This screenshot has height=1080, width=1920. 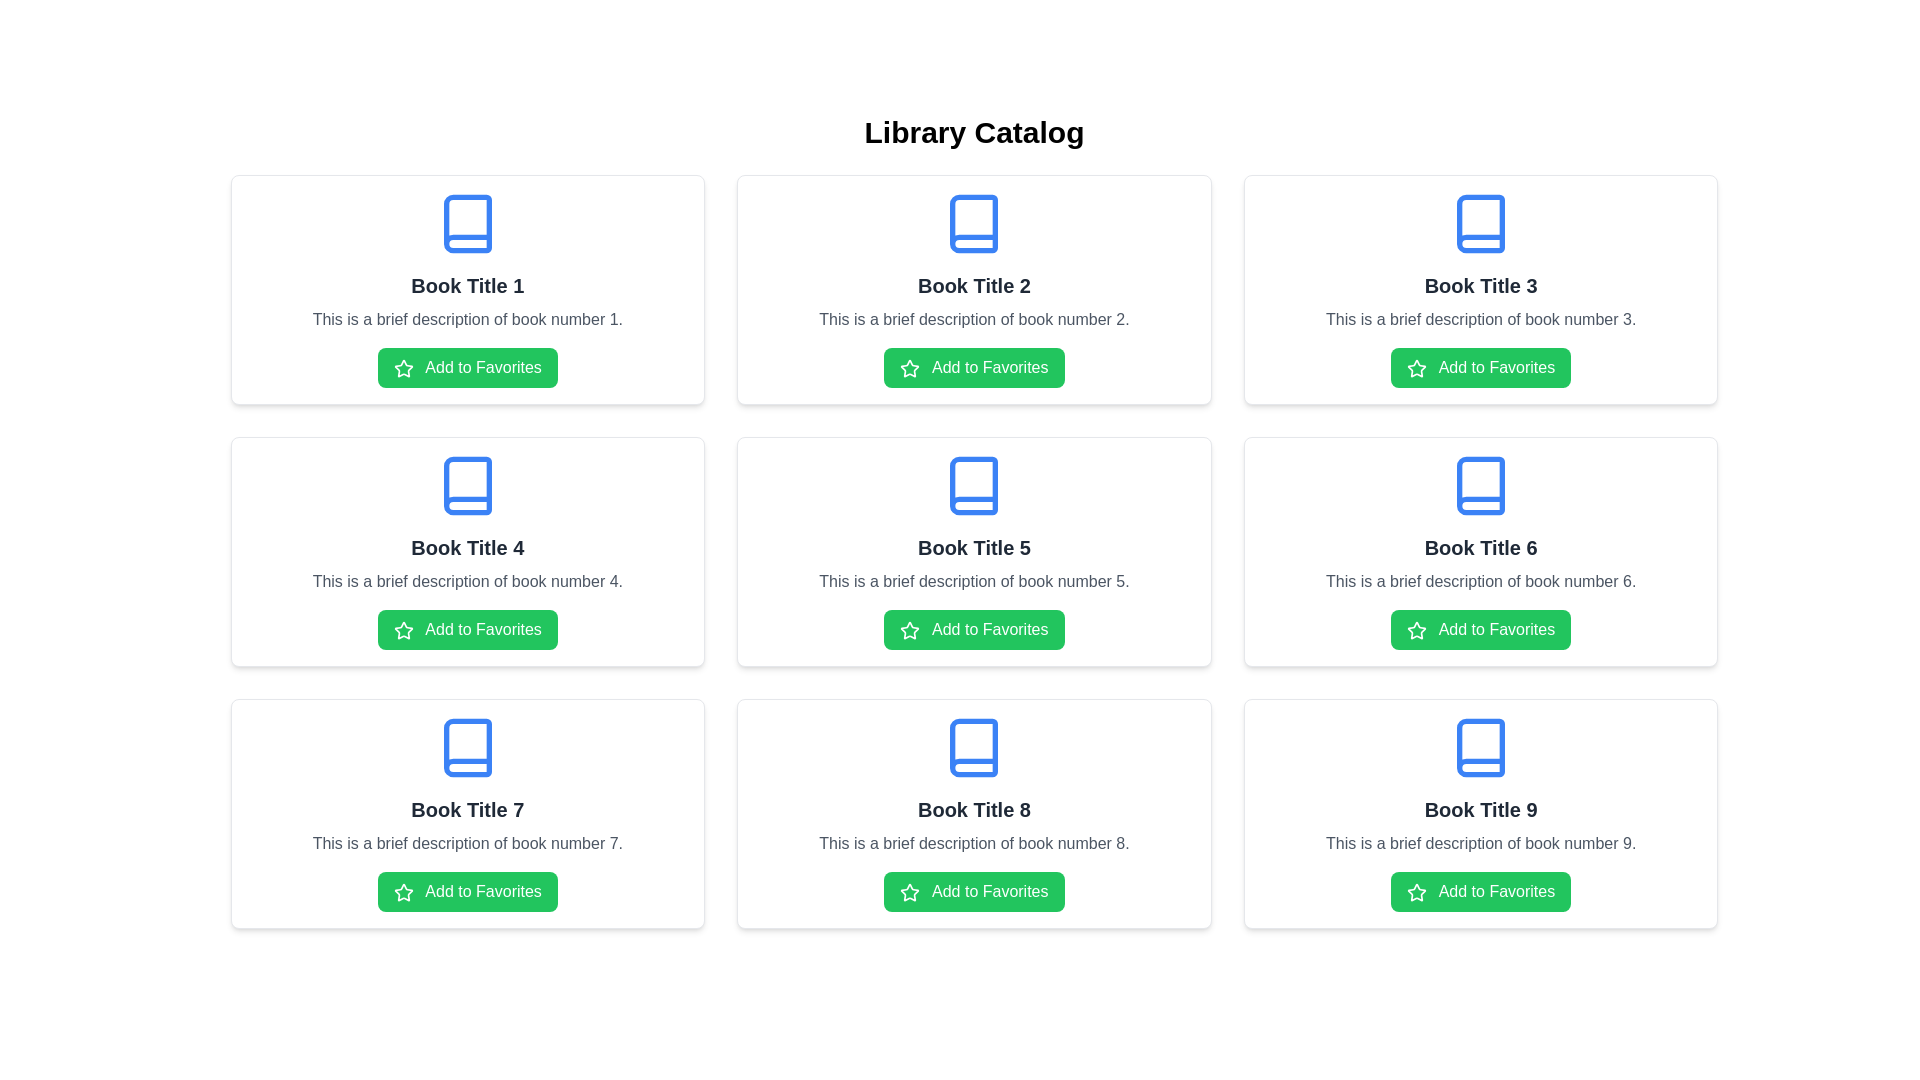 I want to click on the green star-shaped icon inside the 'Add to Favorites' button located in the second card of the top row, so click(x=909, y=368).